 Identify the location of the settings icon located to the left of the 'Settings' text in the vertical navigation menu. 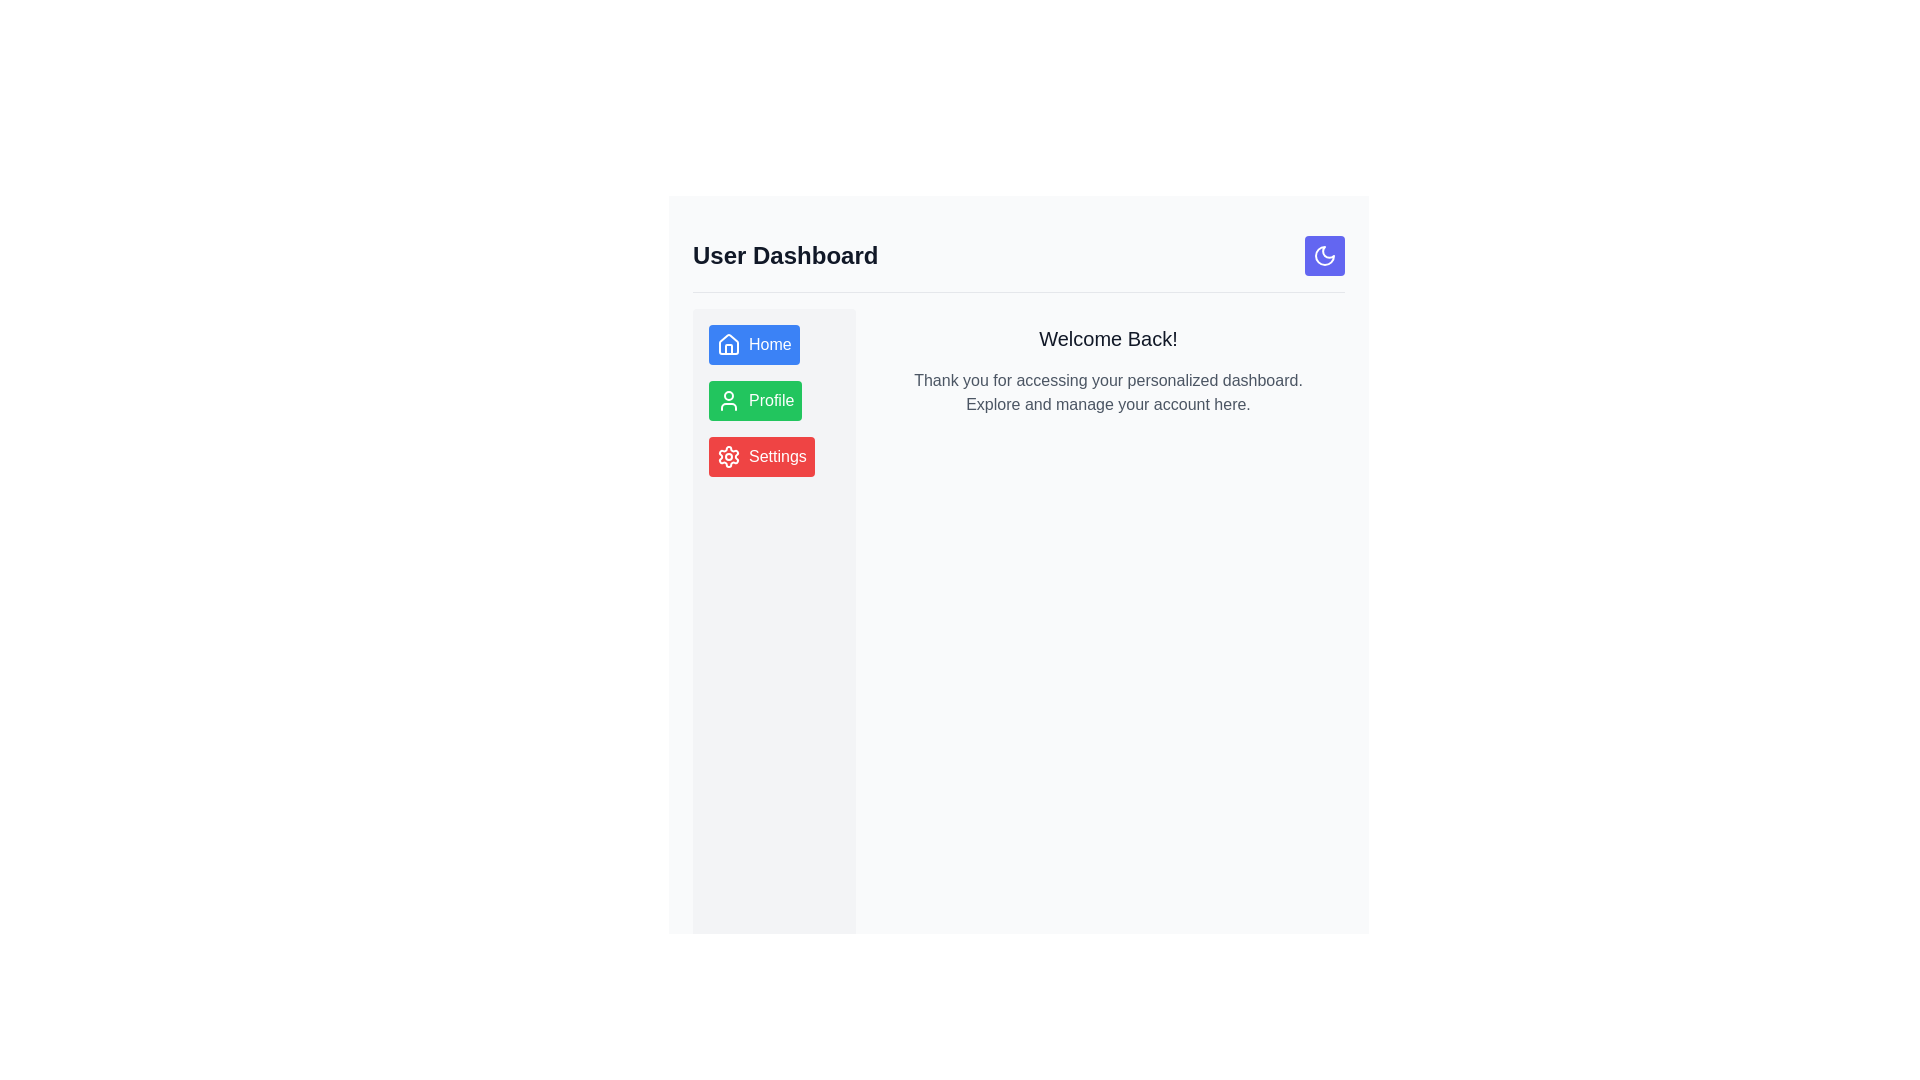
(728, 456).